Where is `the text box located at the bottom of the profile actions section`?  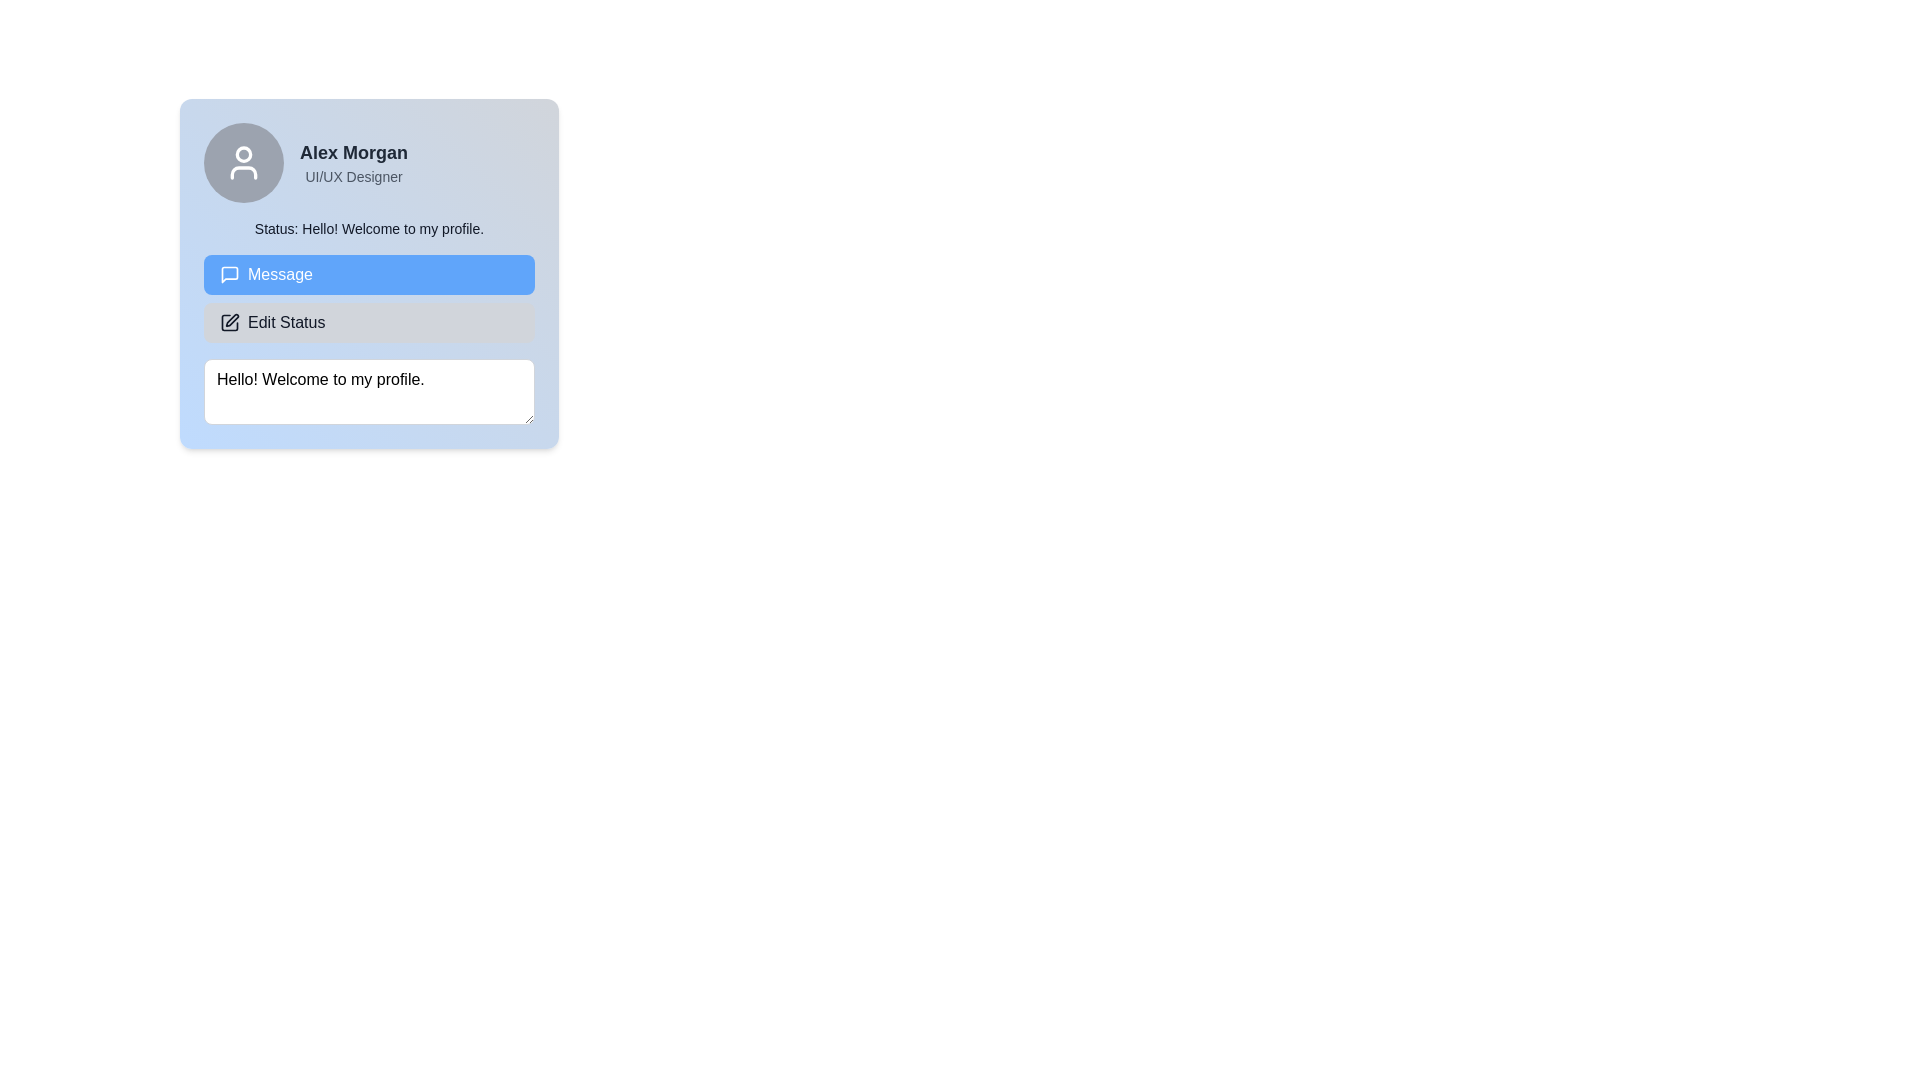 the text box located at the bottom of the profile actions section is located at coordinates (369, 392).